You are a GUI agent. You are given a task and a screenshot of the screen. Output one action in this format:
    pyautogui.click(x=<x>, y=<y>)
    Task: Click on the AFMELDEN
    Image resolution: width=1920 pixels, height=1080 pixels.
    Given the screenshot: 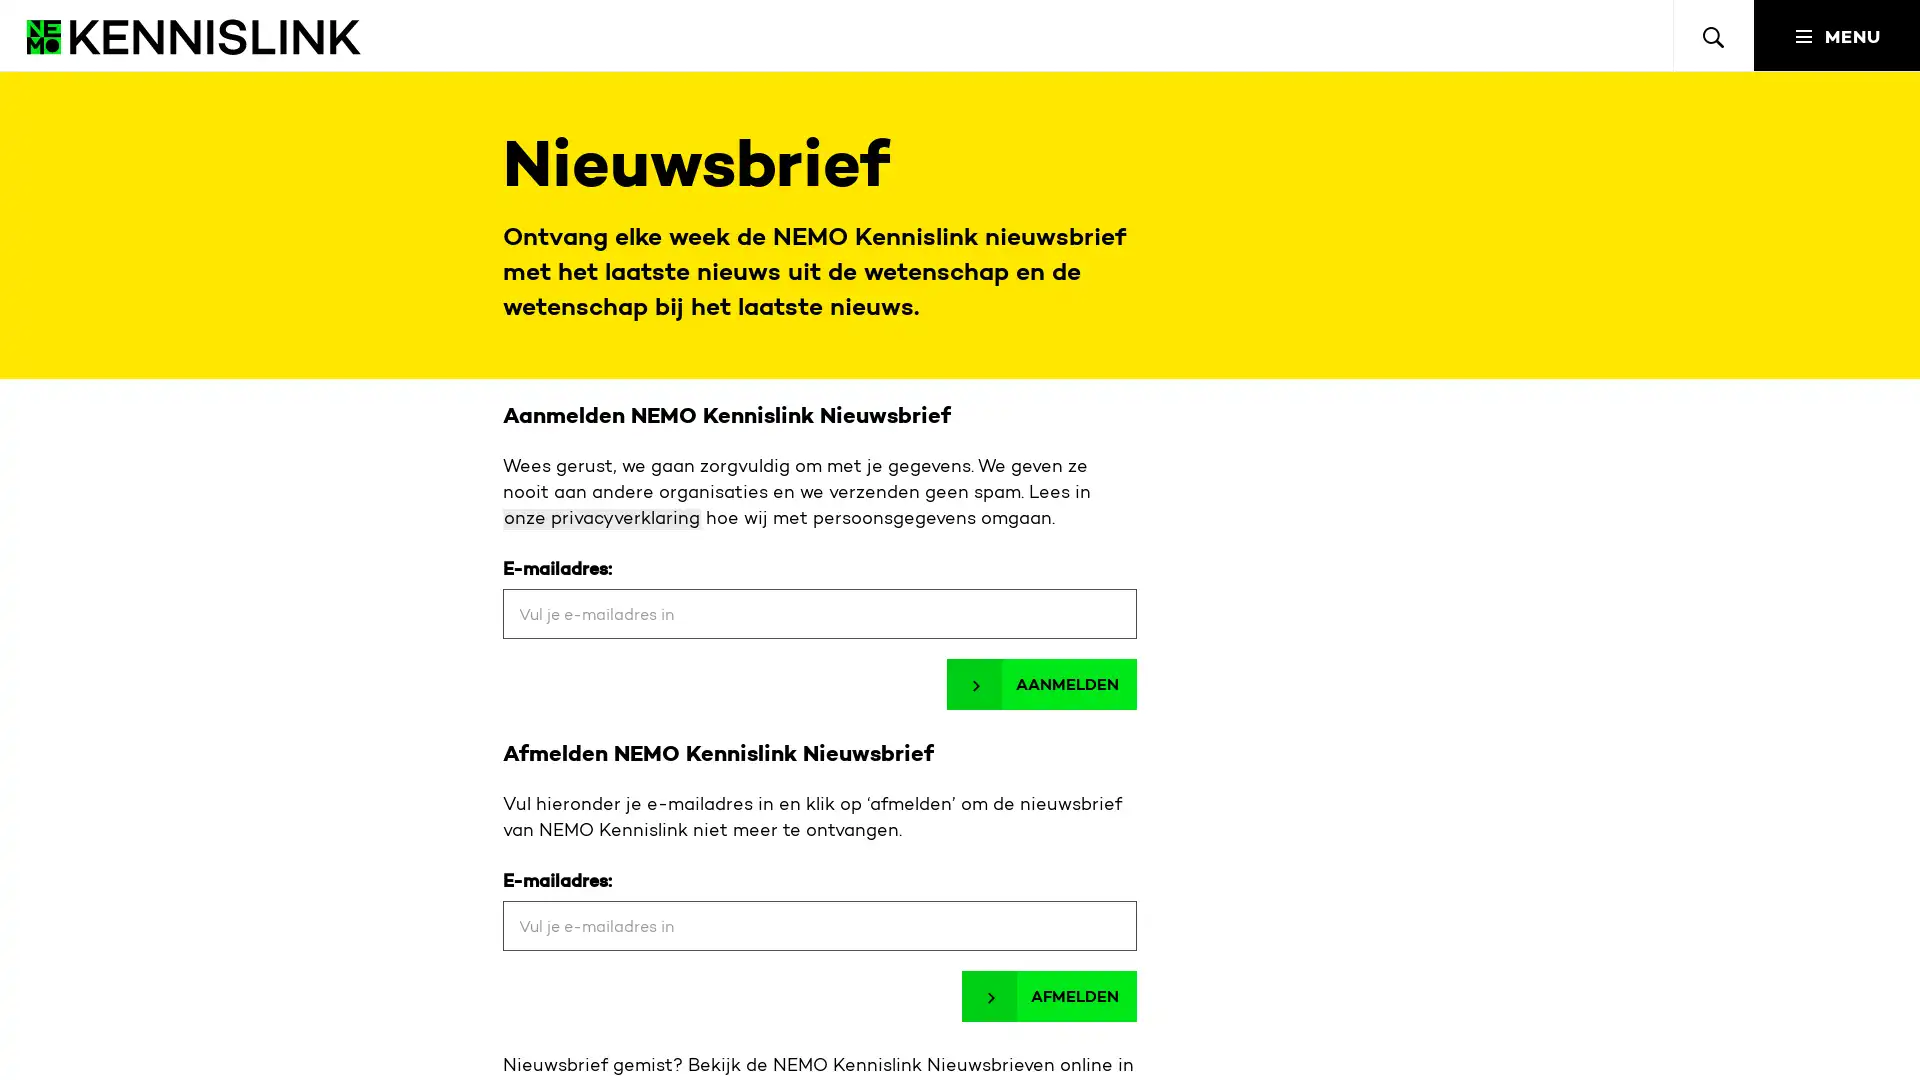 What is the action you would take?
    pyautogui.click(x=1047, y=996)
    